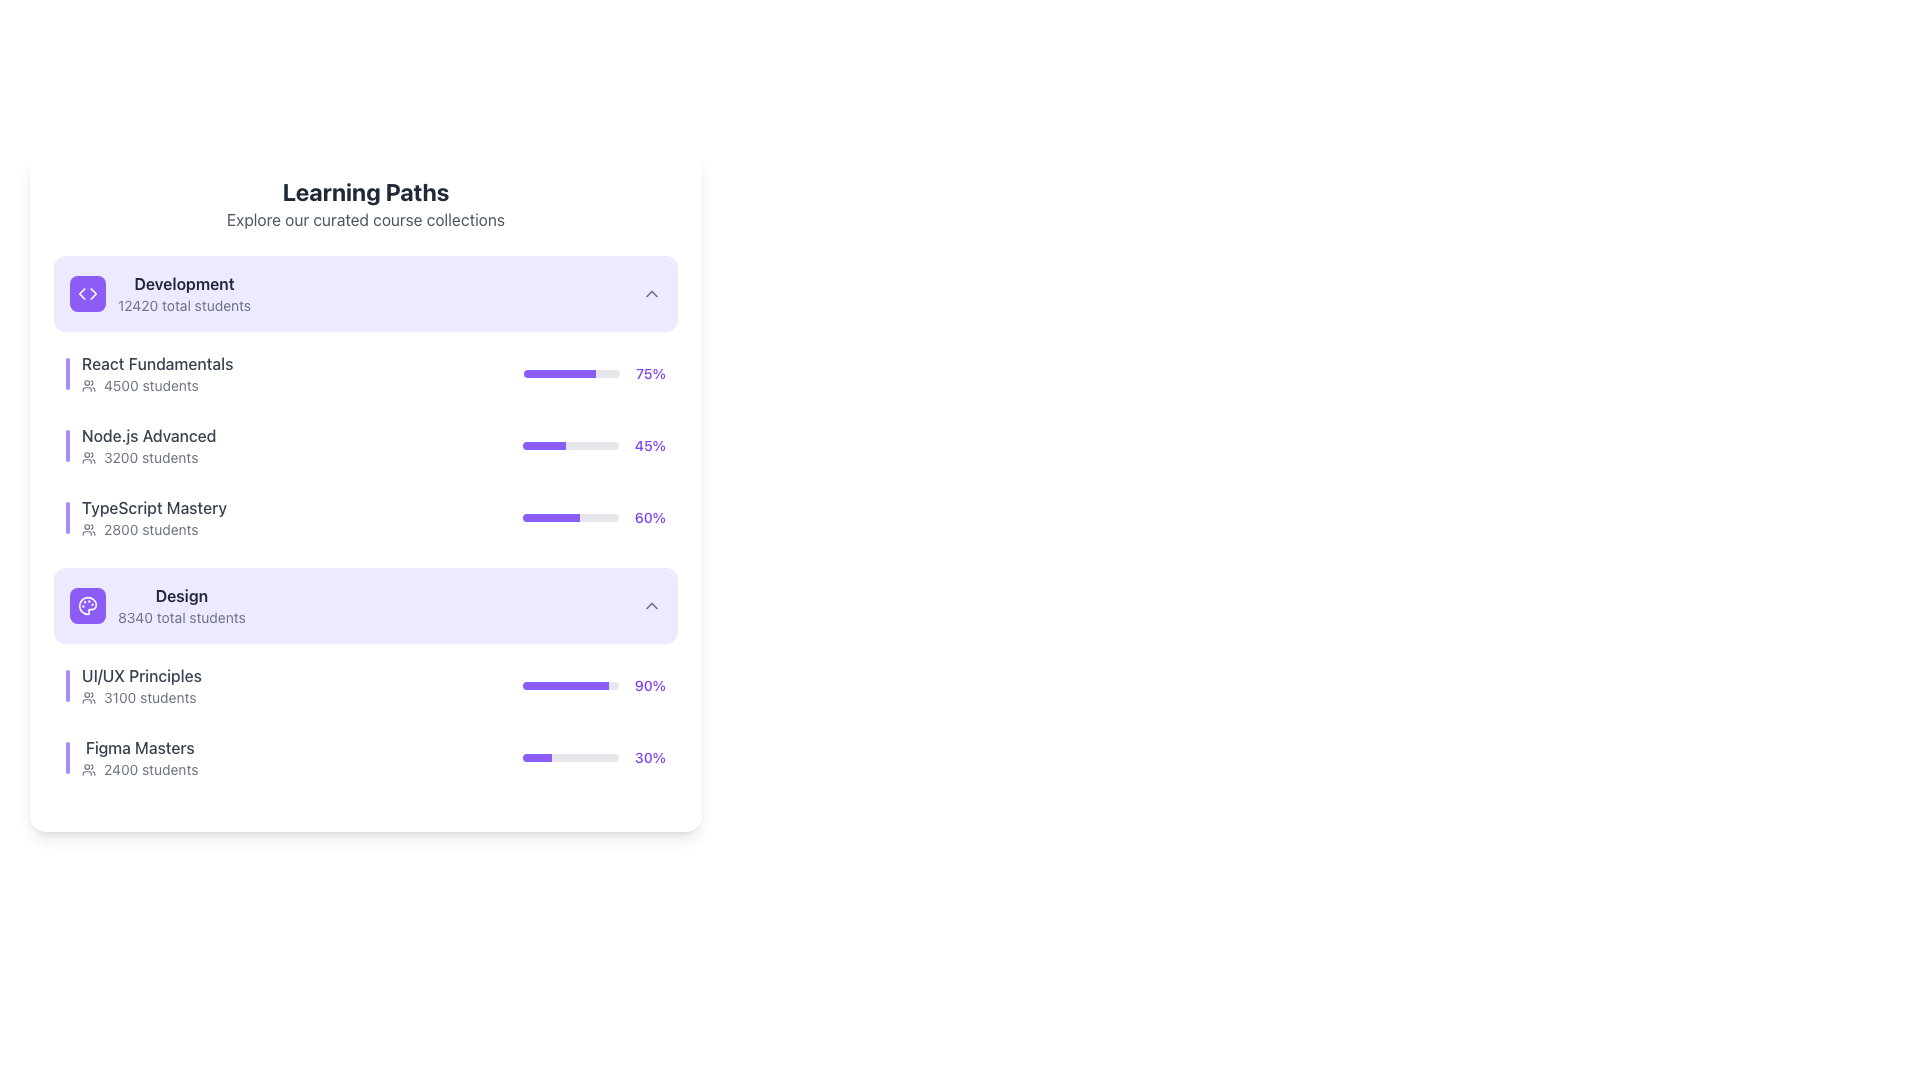 The height and width of the screenshot is (1080, 1920). Describe the element at coordinates (67, 758) in the screenshot. I see `vertical violet bar indicator located to the left of the 'Figma Masters' text element` at that location.